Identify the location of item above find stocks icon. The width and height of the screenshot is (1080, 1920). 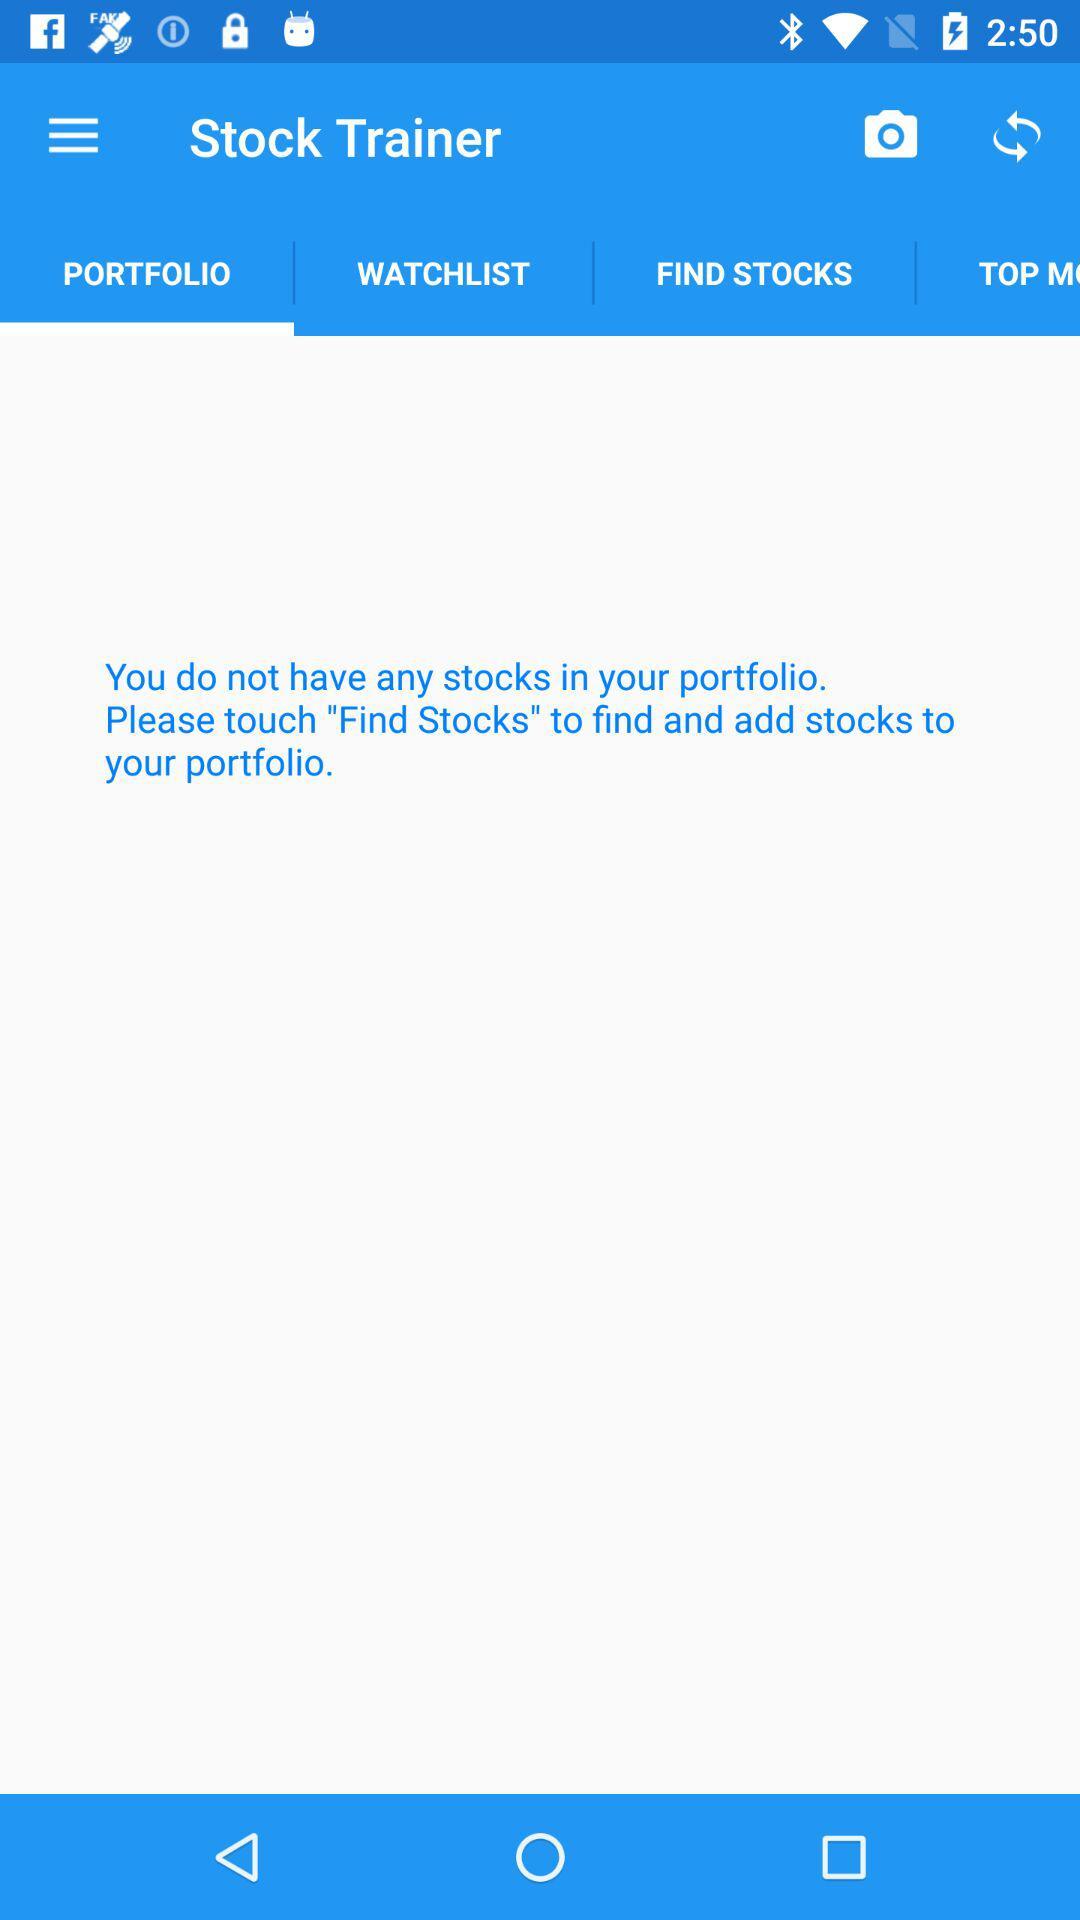
(890, 135).